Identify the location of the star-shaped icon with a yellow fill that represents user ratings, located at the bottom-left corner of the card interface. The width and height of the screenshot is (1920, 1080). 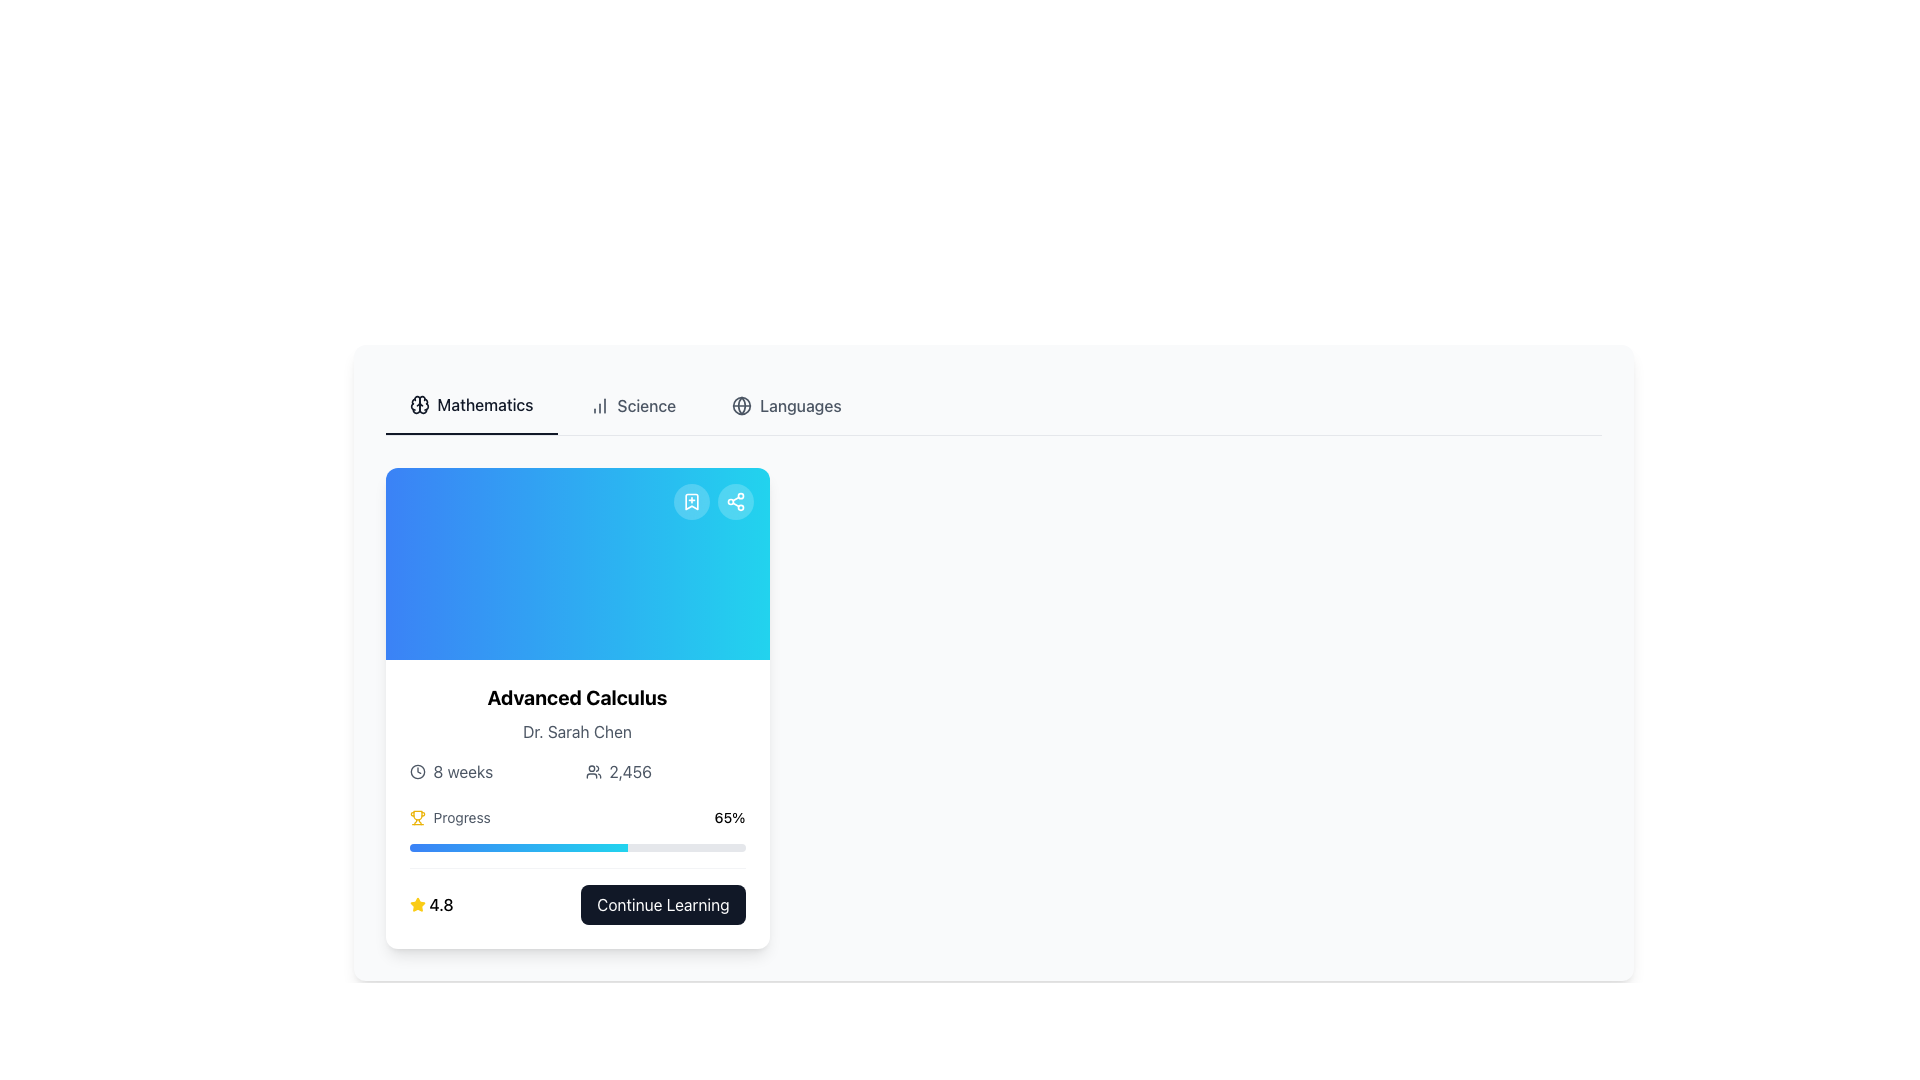
(416, 905).